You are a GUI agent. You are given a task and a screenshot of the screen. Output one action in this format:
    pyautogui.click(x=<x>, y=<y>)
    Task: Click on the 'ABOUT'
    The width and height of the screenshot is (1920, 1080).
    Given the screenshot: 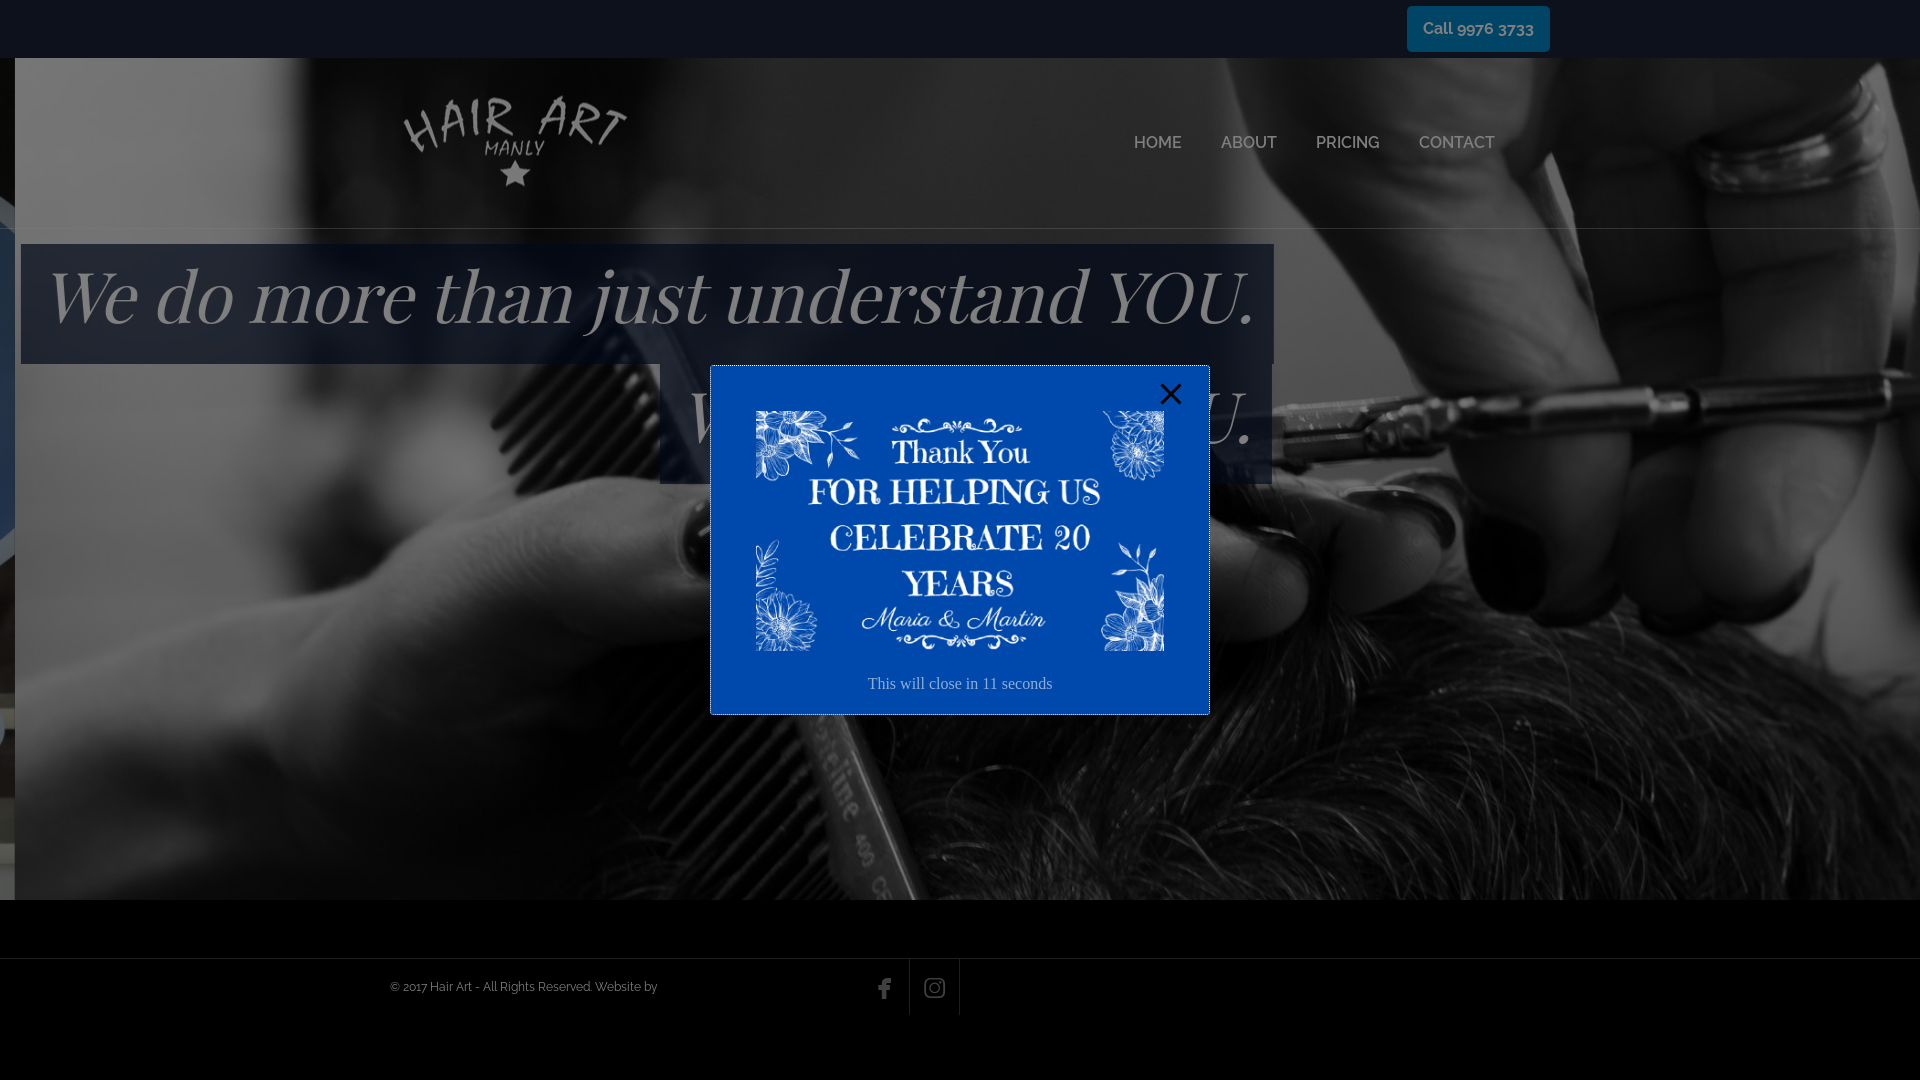 What is the action you would take?
    pyautogui.click(x=1247, y=141)
    